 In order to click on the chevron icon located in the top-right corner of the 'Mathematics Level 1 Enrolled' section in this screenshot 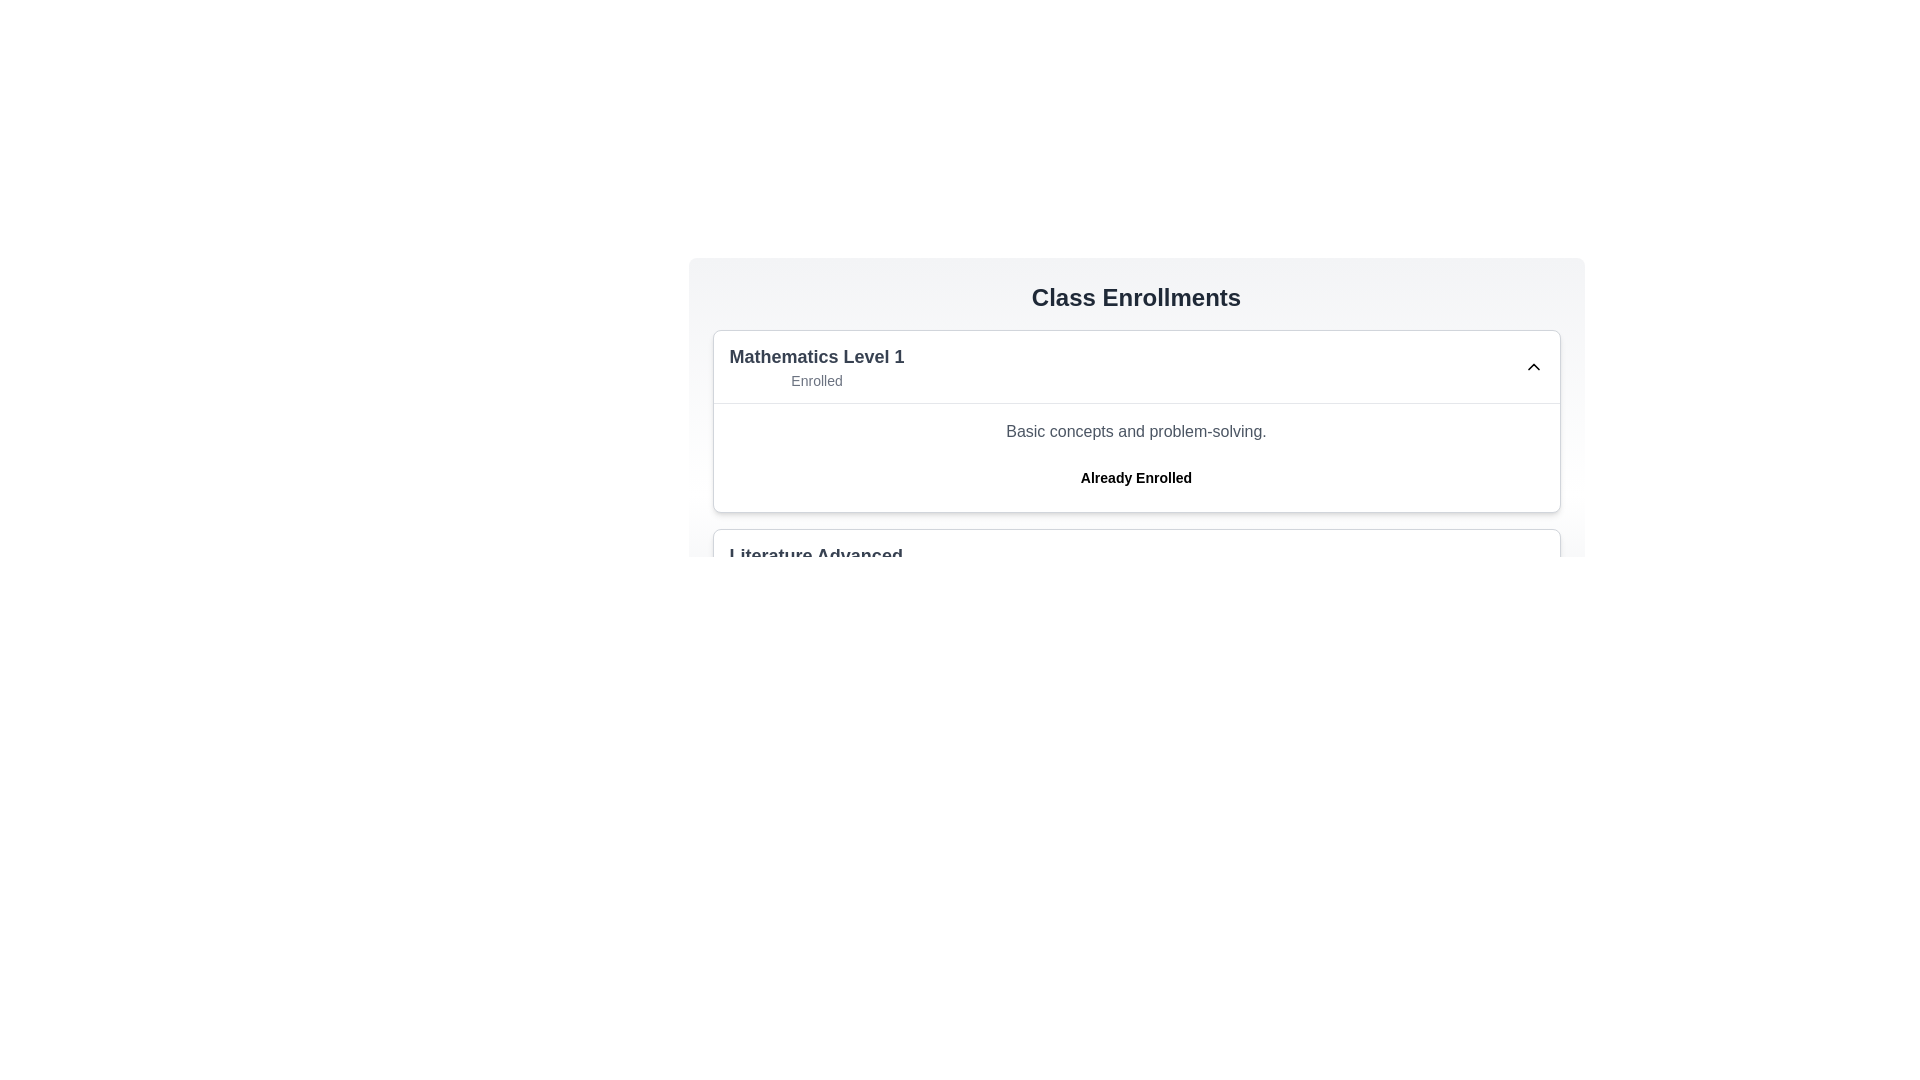, I will do `click(1532, 366)`.